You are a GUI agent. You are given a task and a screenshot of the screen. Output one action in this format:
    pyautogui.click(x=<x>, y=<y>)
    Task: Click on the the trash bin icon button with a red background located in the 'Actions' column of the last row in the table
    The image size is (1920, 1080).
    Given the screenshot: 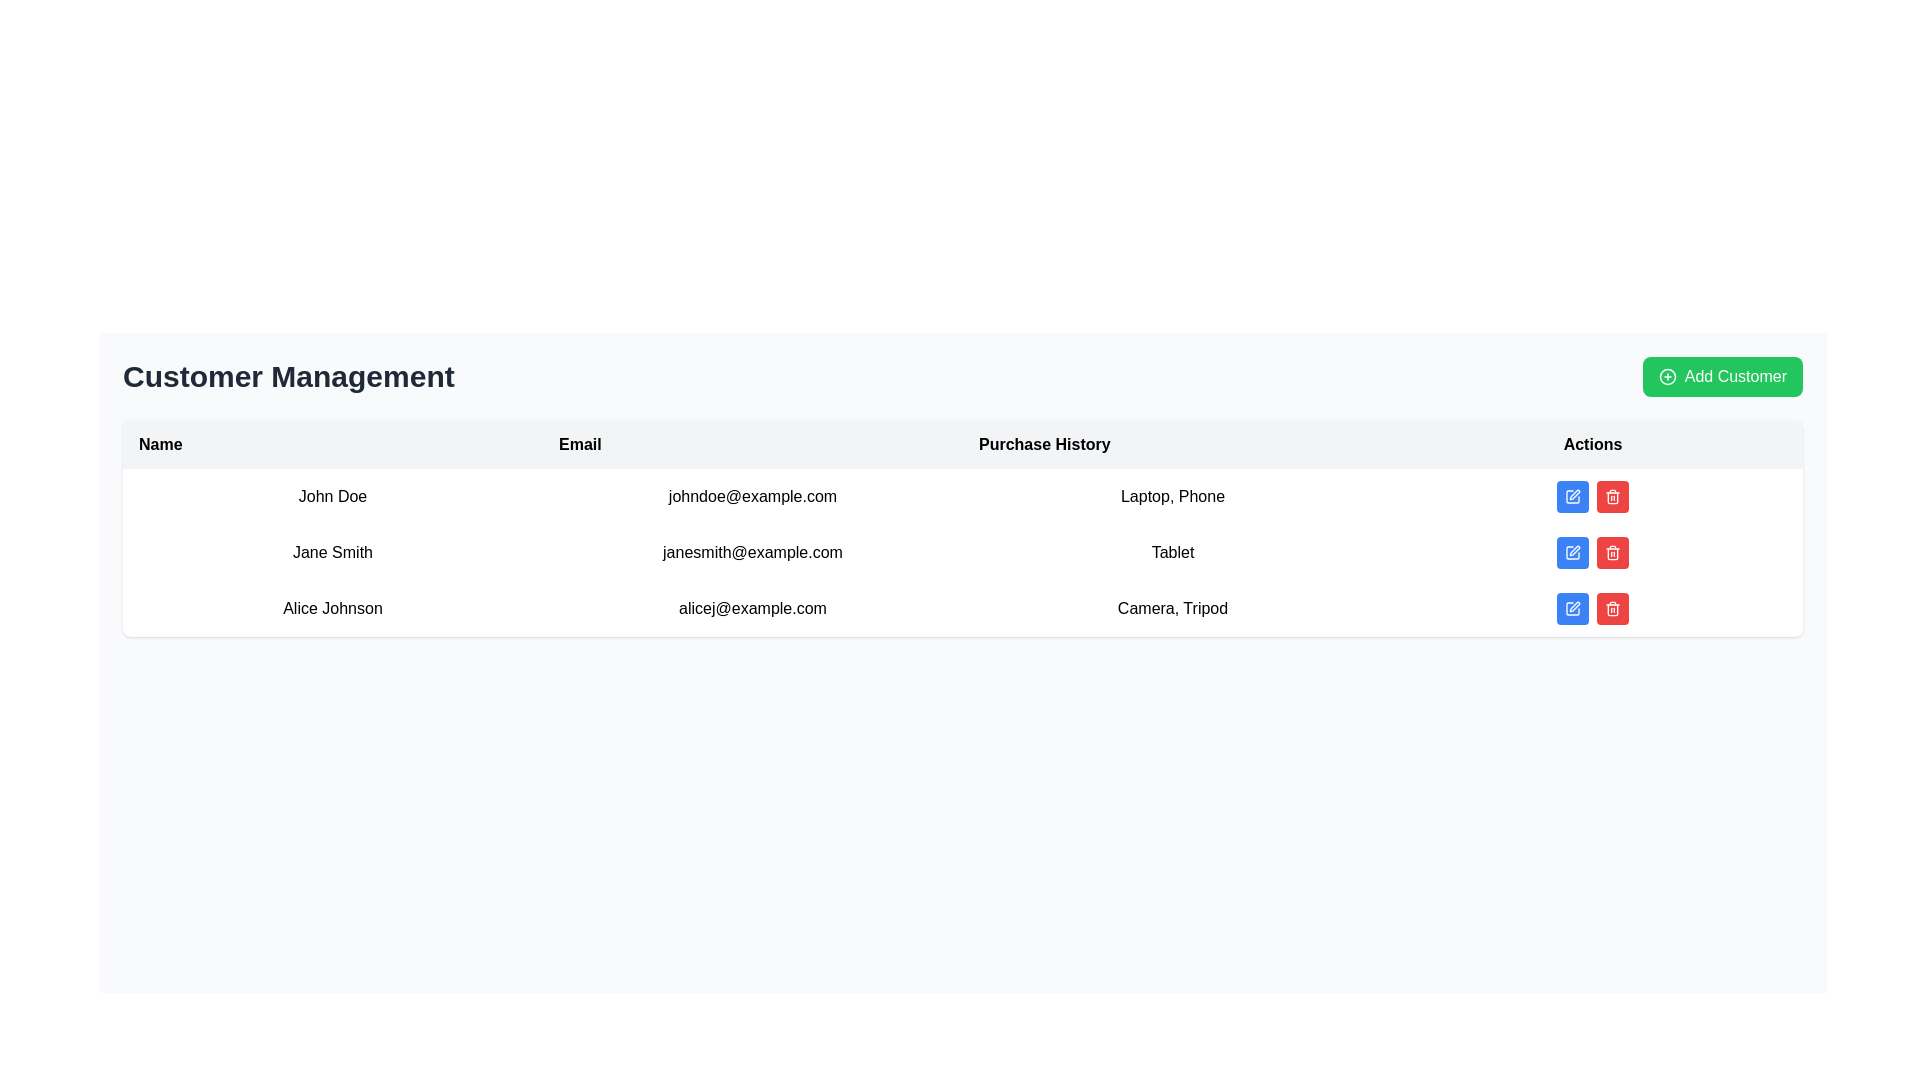 What is the action you would take?
    pyautogui.click(x=1612, y=552)
    